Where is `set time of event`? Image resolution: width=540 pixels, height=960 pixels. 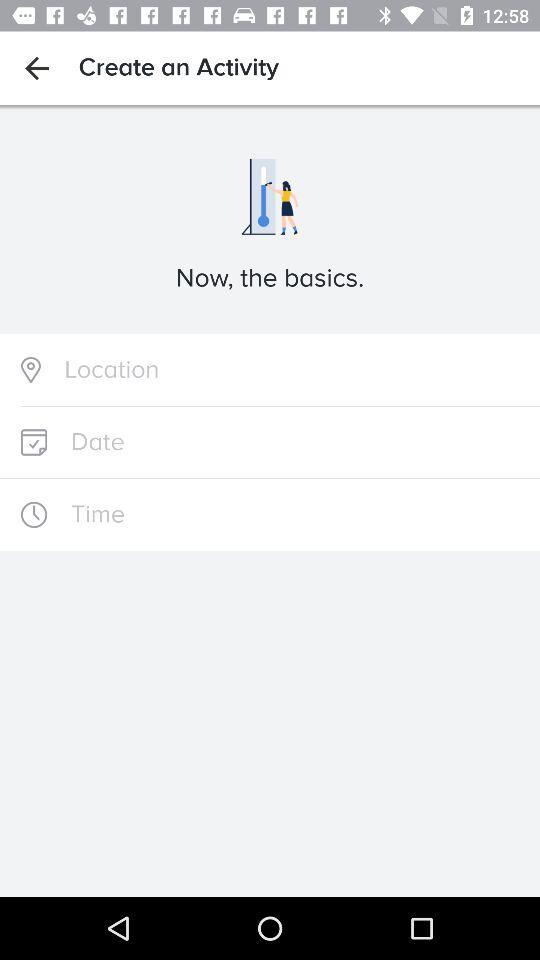
set time of event is located at coordinates (270, 514).